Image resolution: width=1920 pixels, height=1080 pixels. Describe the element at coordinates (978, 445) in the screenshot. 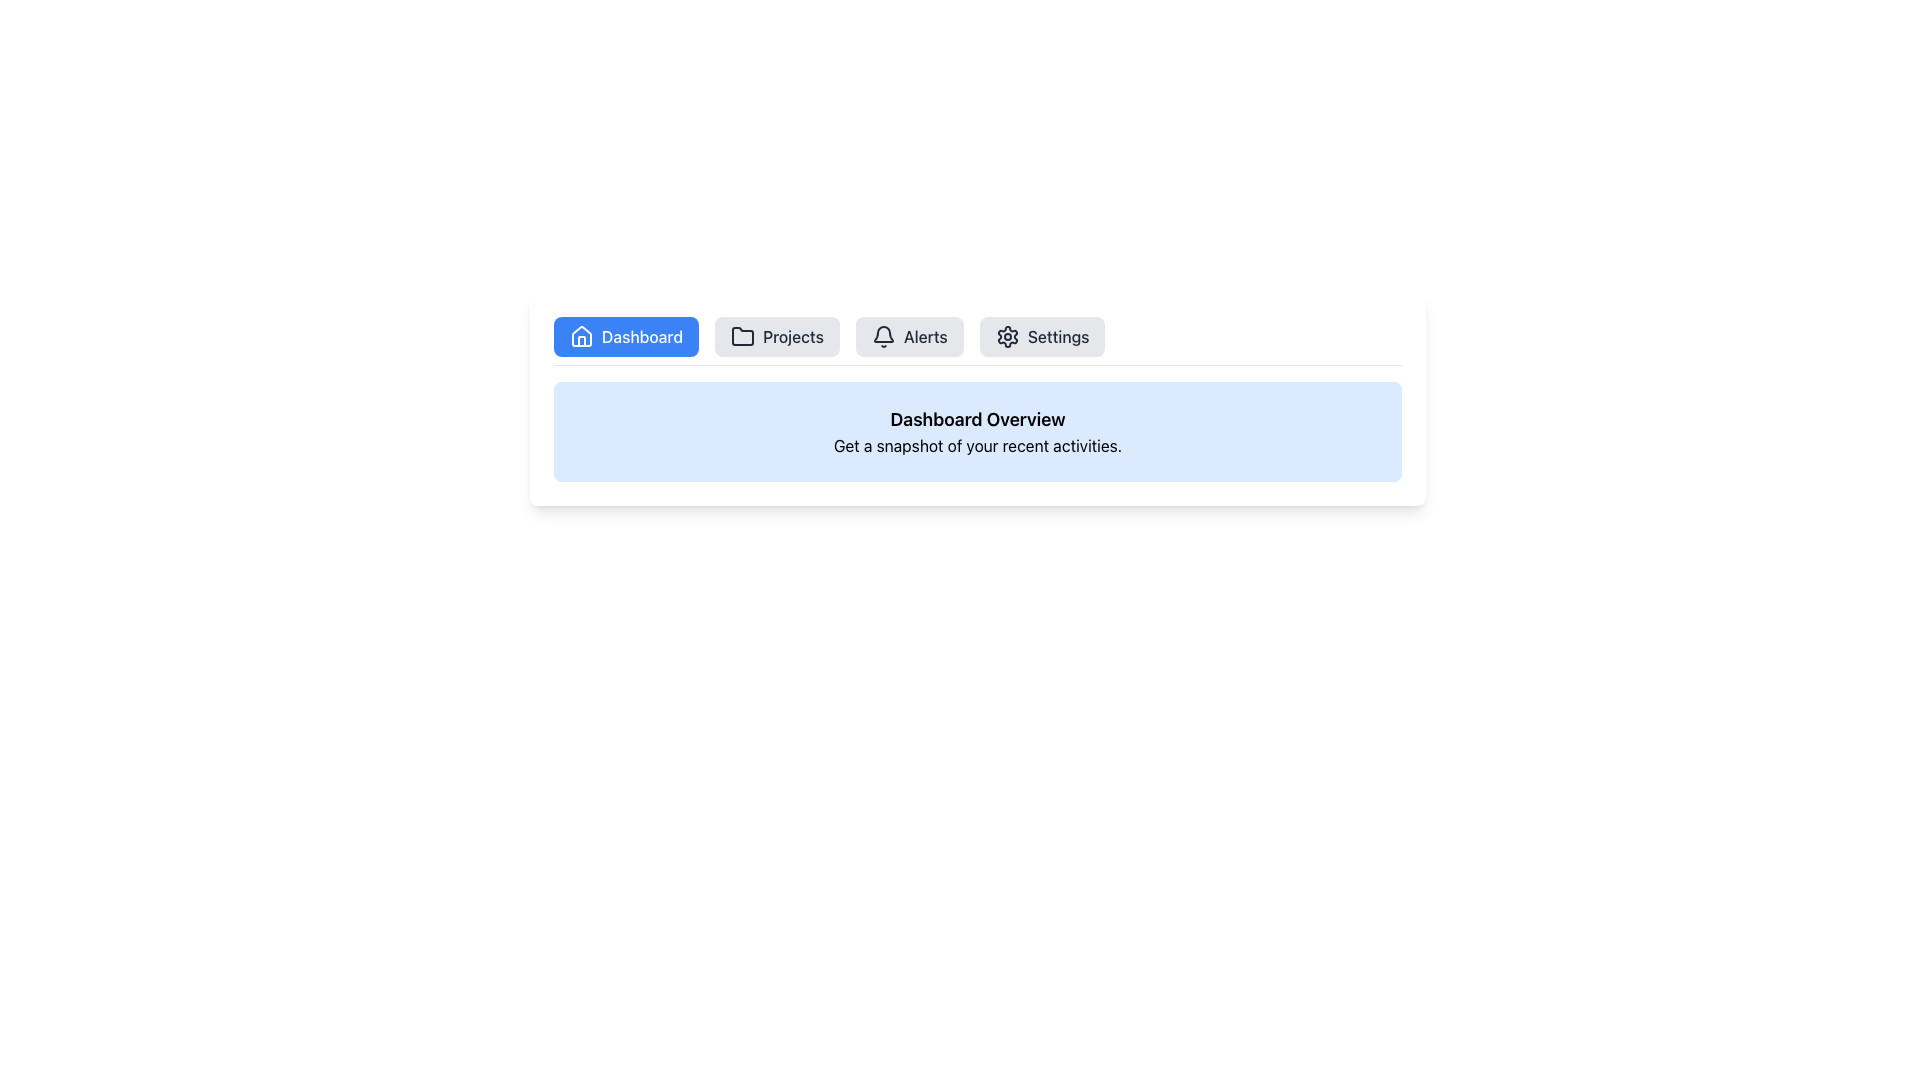

I see `the text label providing guidance related to the Dashboard Overview section, which is located beneath the 'Dashboard Overview' heading` at that location.